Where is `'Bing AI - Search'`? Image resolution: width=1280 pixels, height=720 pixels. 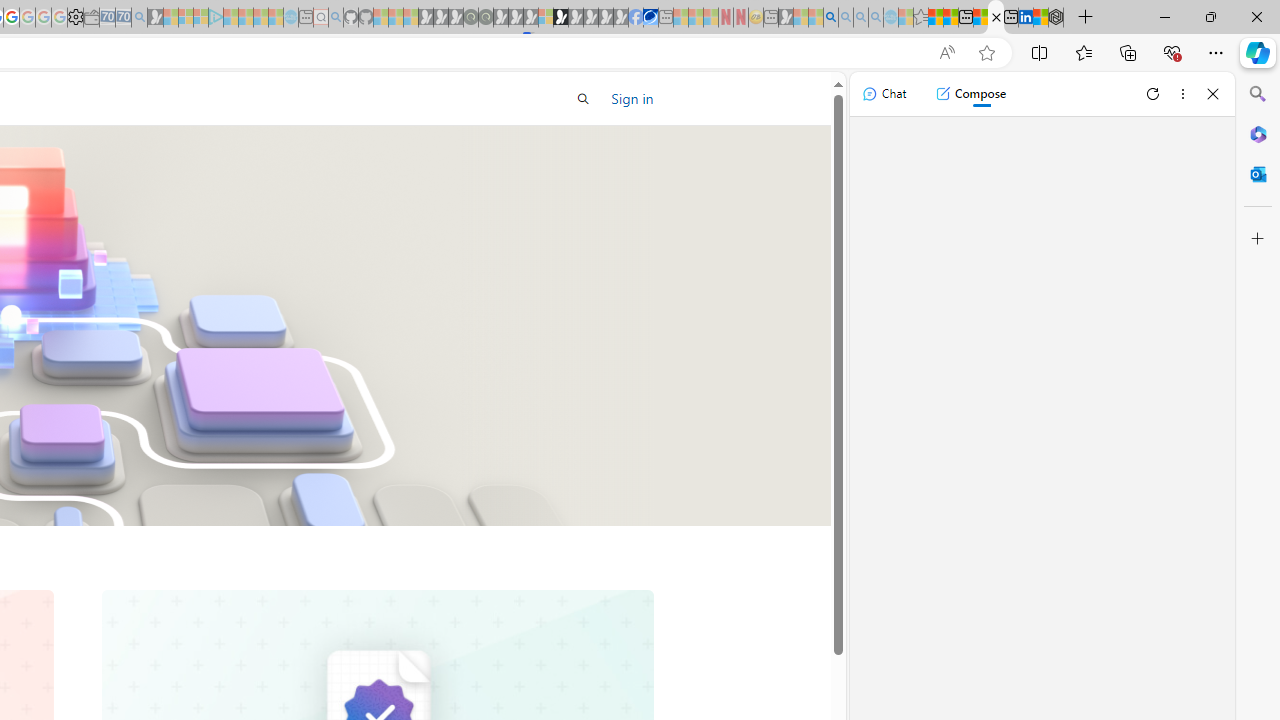 'Bing AI - Search' is located at coordinates (831, 17).